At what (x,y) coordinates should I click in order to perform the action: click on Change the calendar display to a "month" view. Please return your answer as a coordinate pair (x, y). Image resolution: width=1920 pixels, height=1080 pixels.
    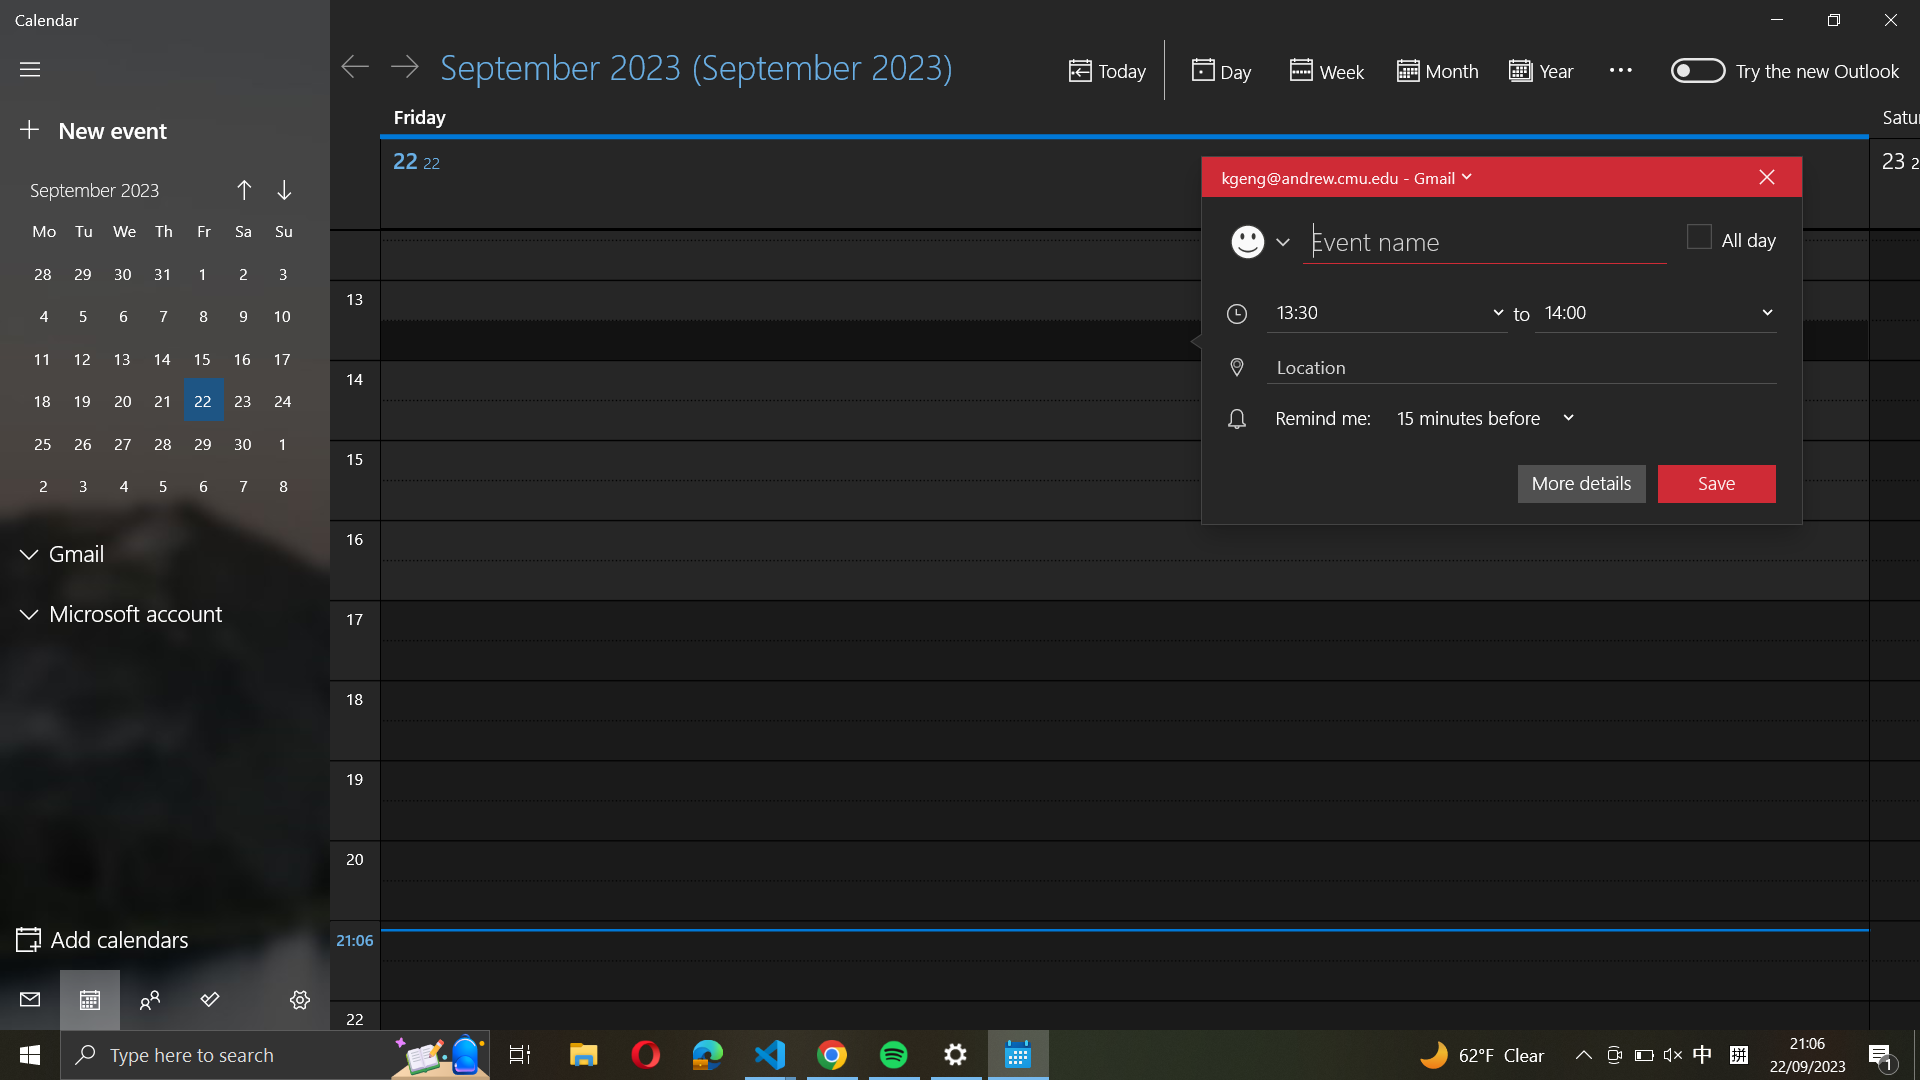
    Looking at the image, I should click on (1434, 71).